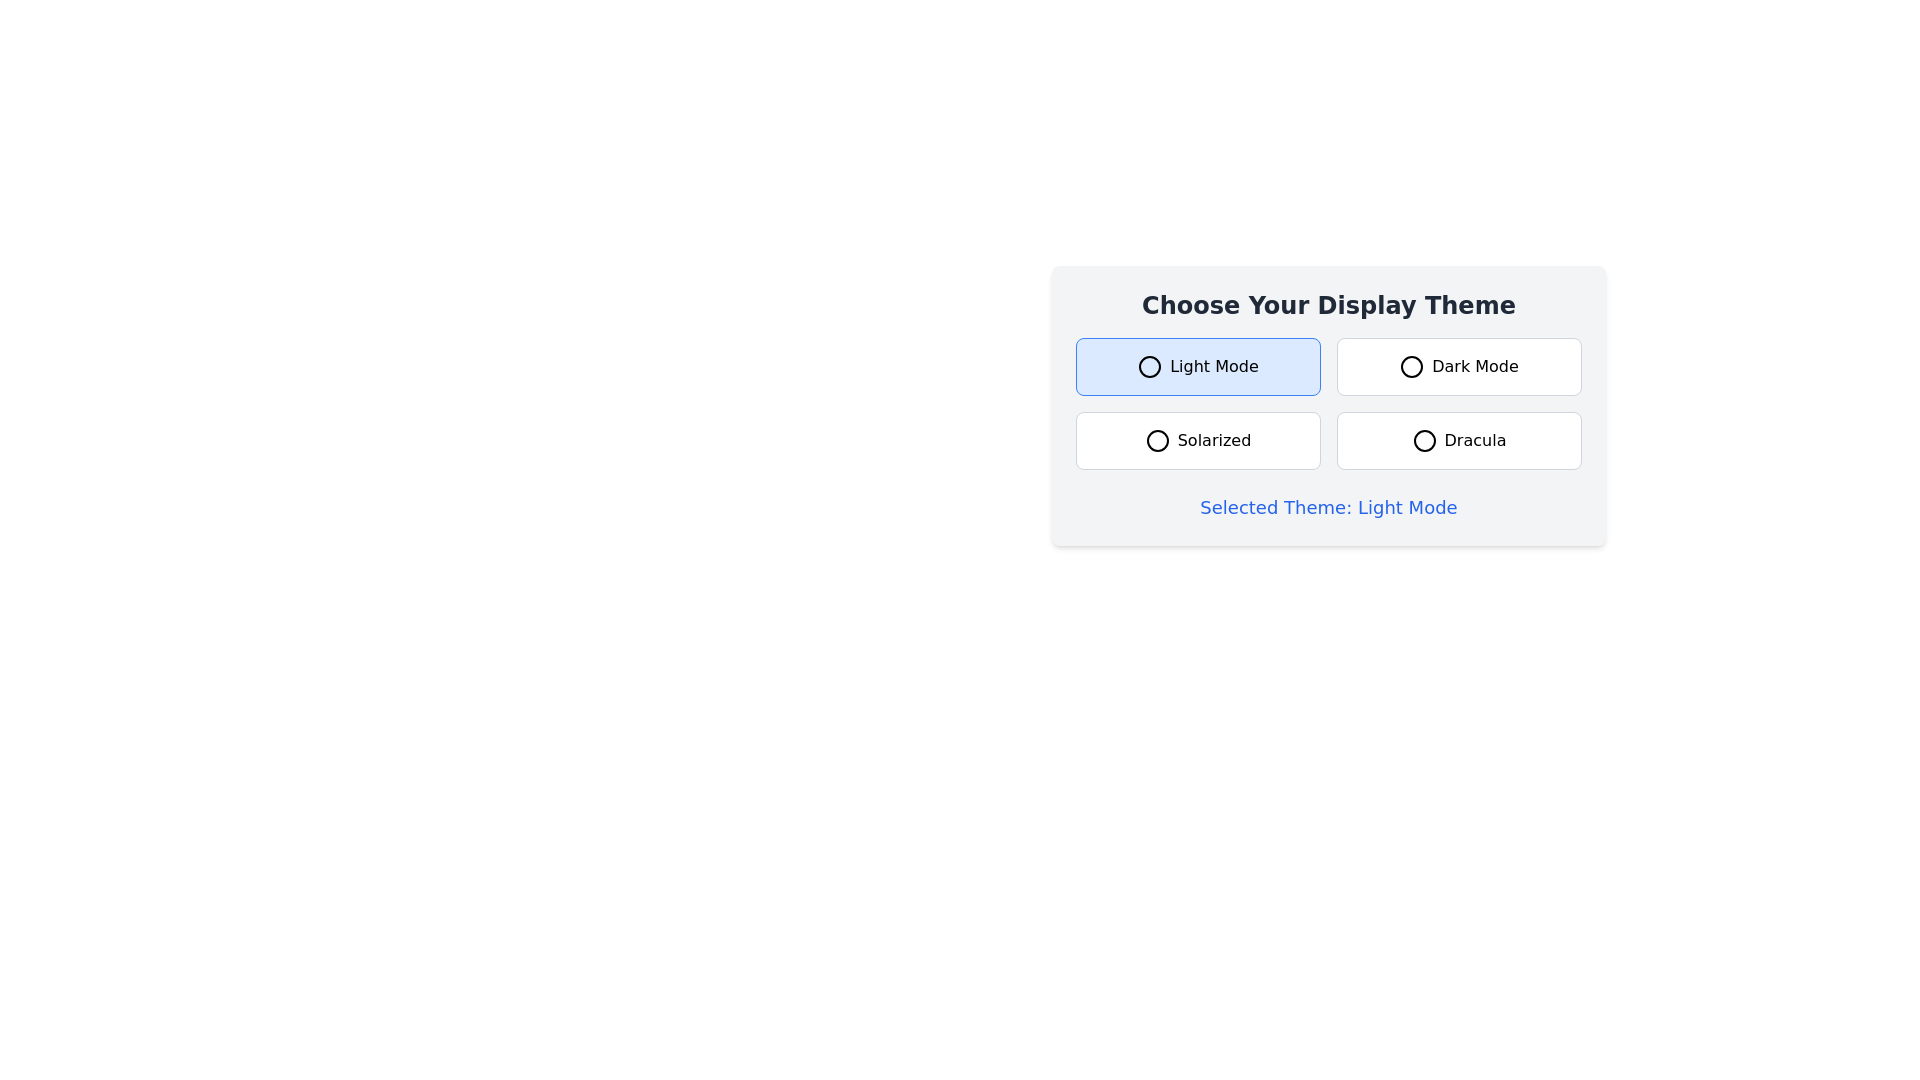 The width and height of the screenshot is (1920, 1080). Describe the element at coordinates (1198, 366) in the screenshot. I see `keyboard navigation` at that location.